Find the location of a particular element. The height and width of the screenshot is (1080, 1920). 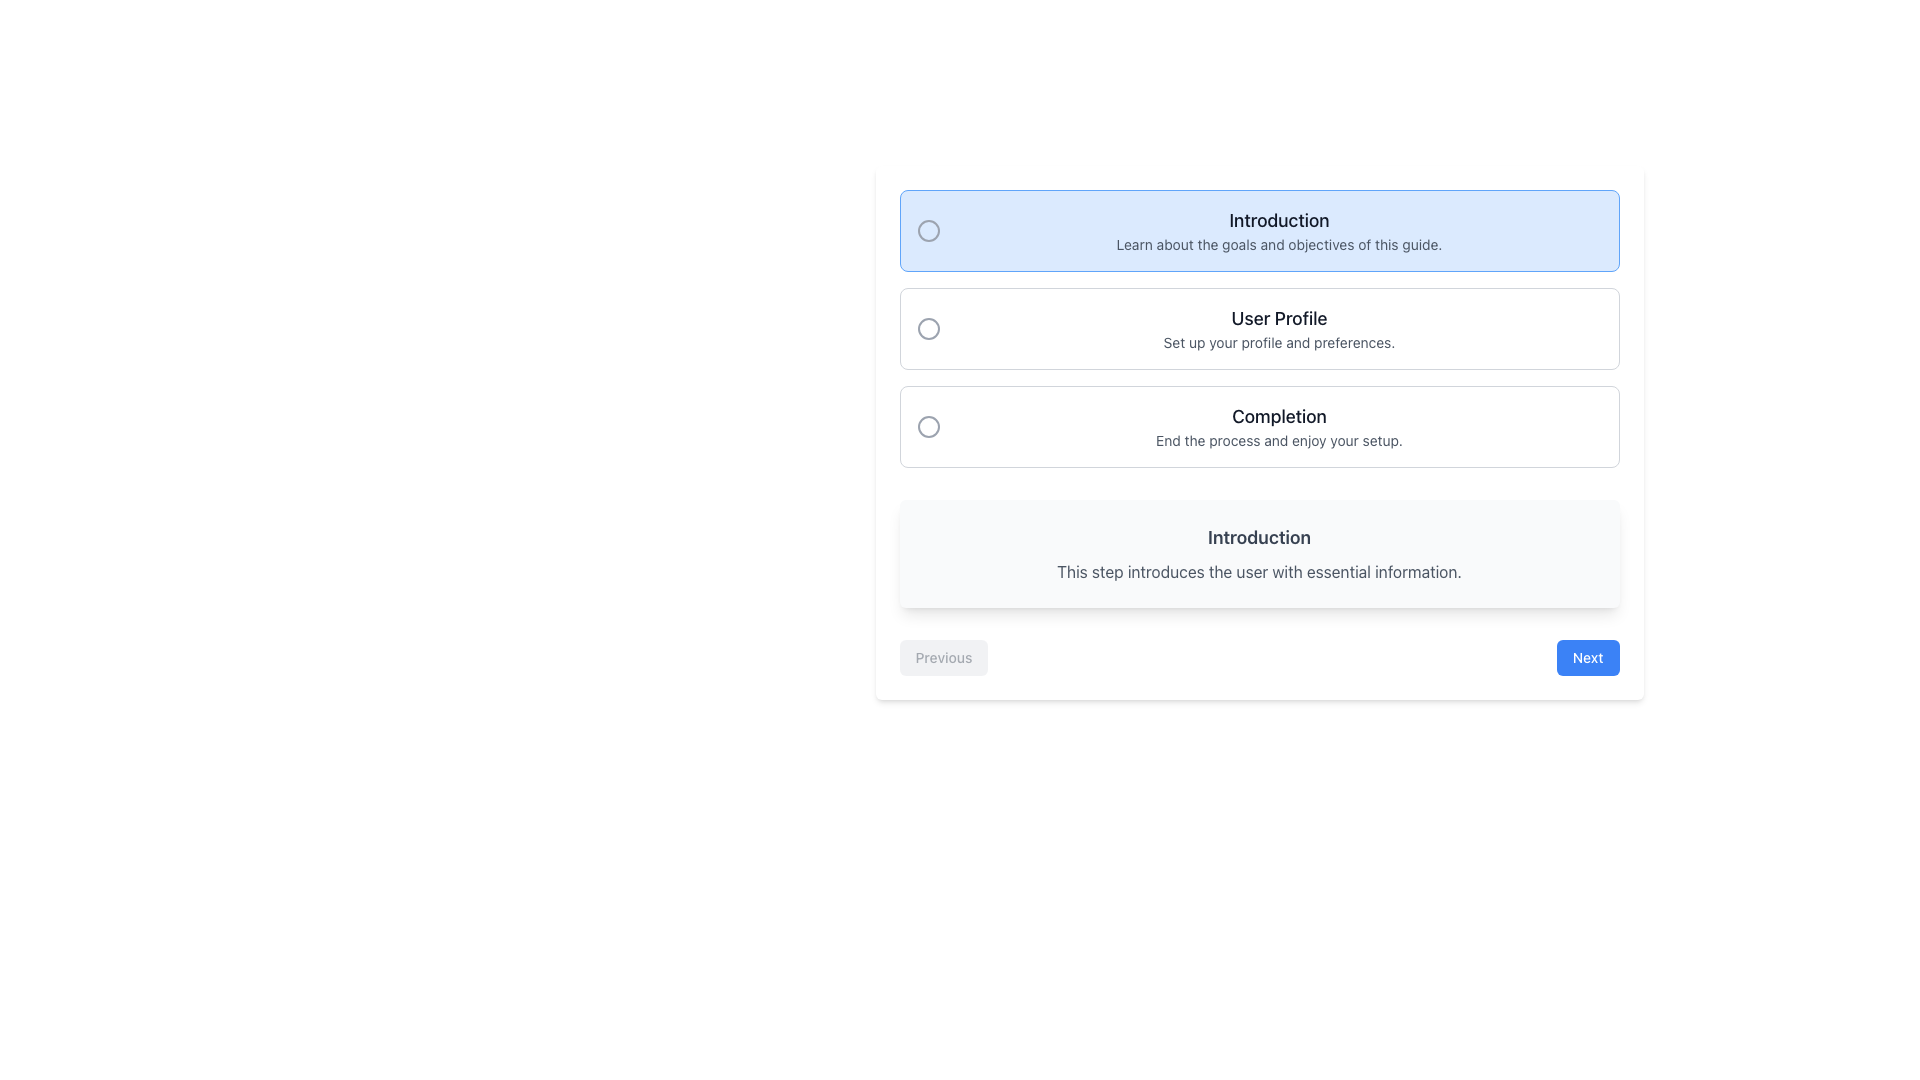

the Informational Card that provides an overview of the current step in the guide, specifically labeled 'Introduction', which is the fourth card in the layout is located at coordinates (1258, 554).